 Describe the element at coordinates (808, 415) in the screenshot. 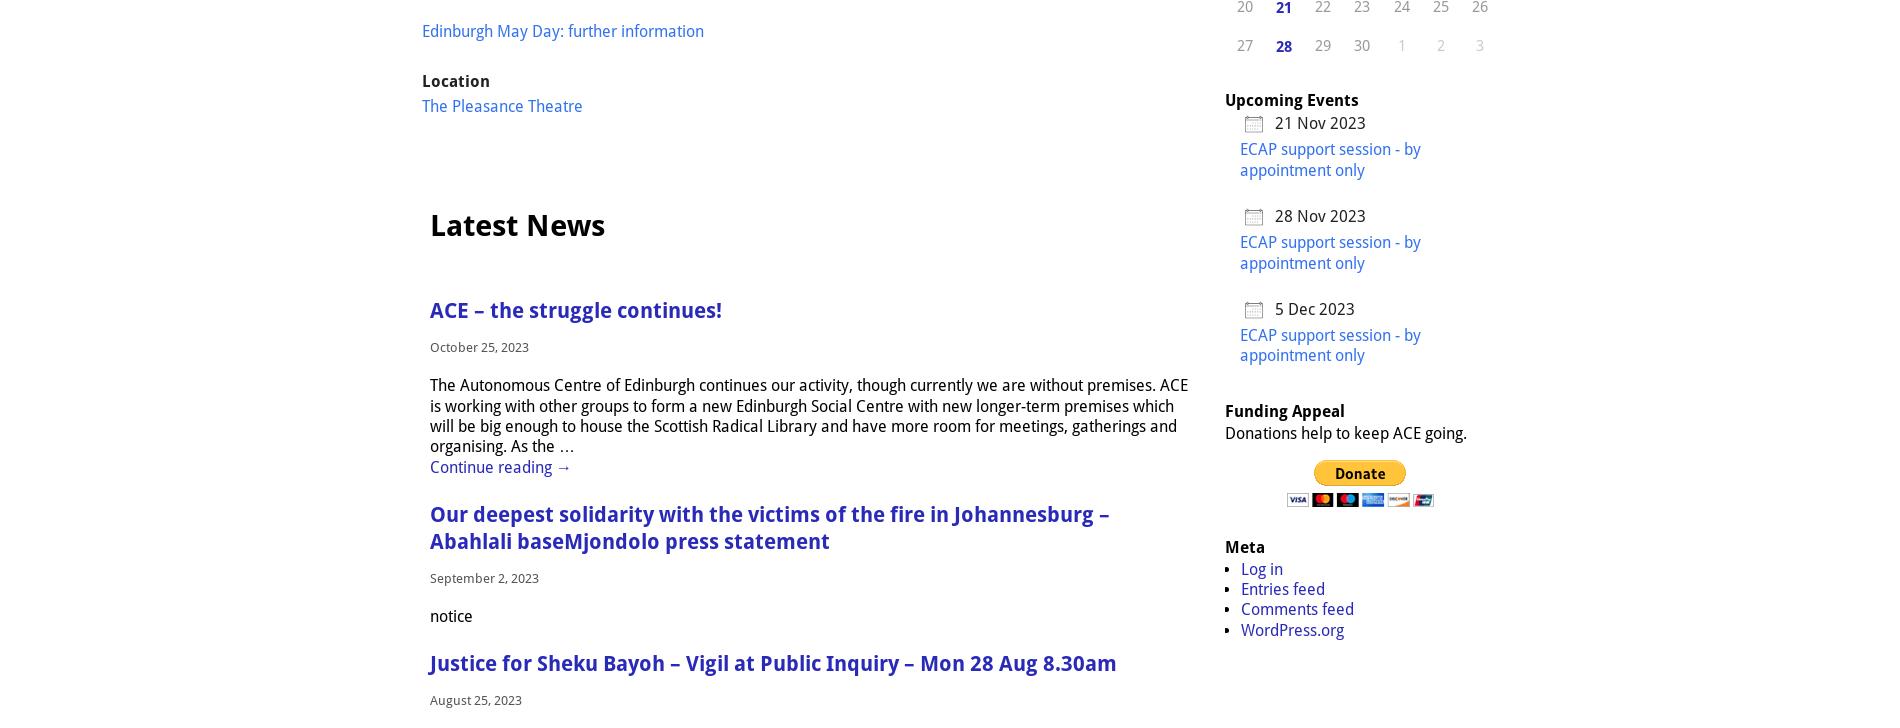

I see `'The Autonomous Centre of Edinburgh continues our activity, though currently we are without premises. ACE is working with other groups to form a new Edinburgh Social Centre with new longer-term premises which will be big enough to house the Scottish Radical Library and have more room for meetings, gatherings and organising. As the'` at that location.